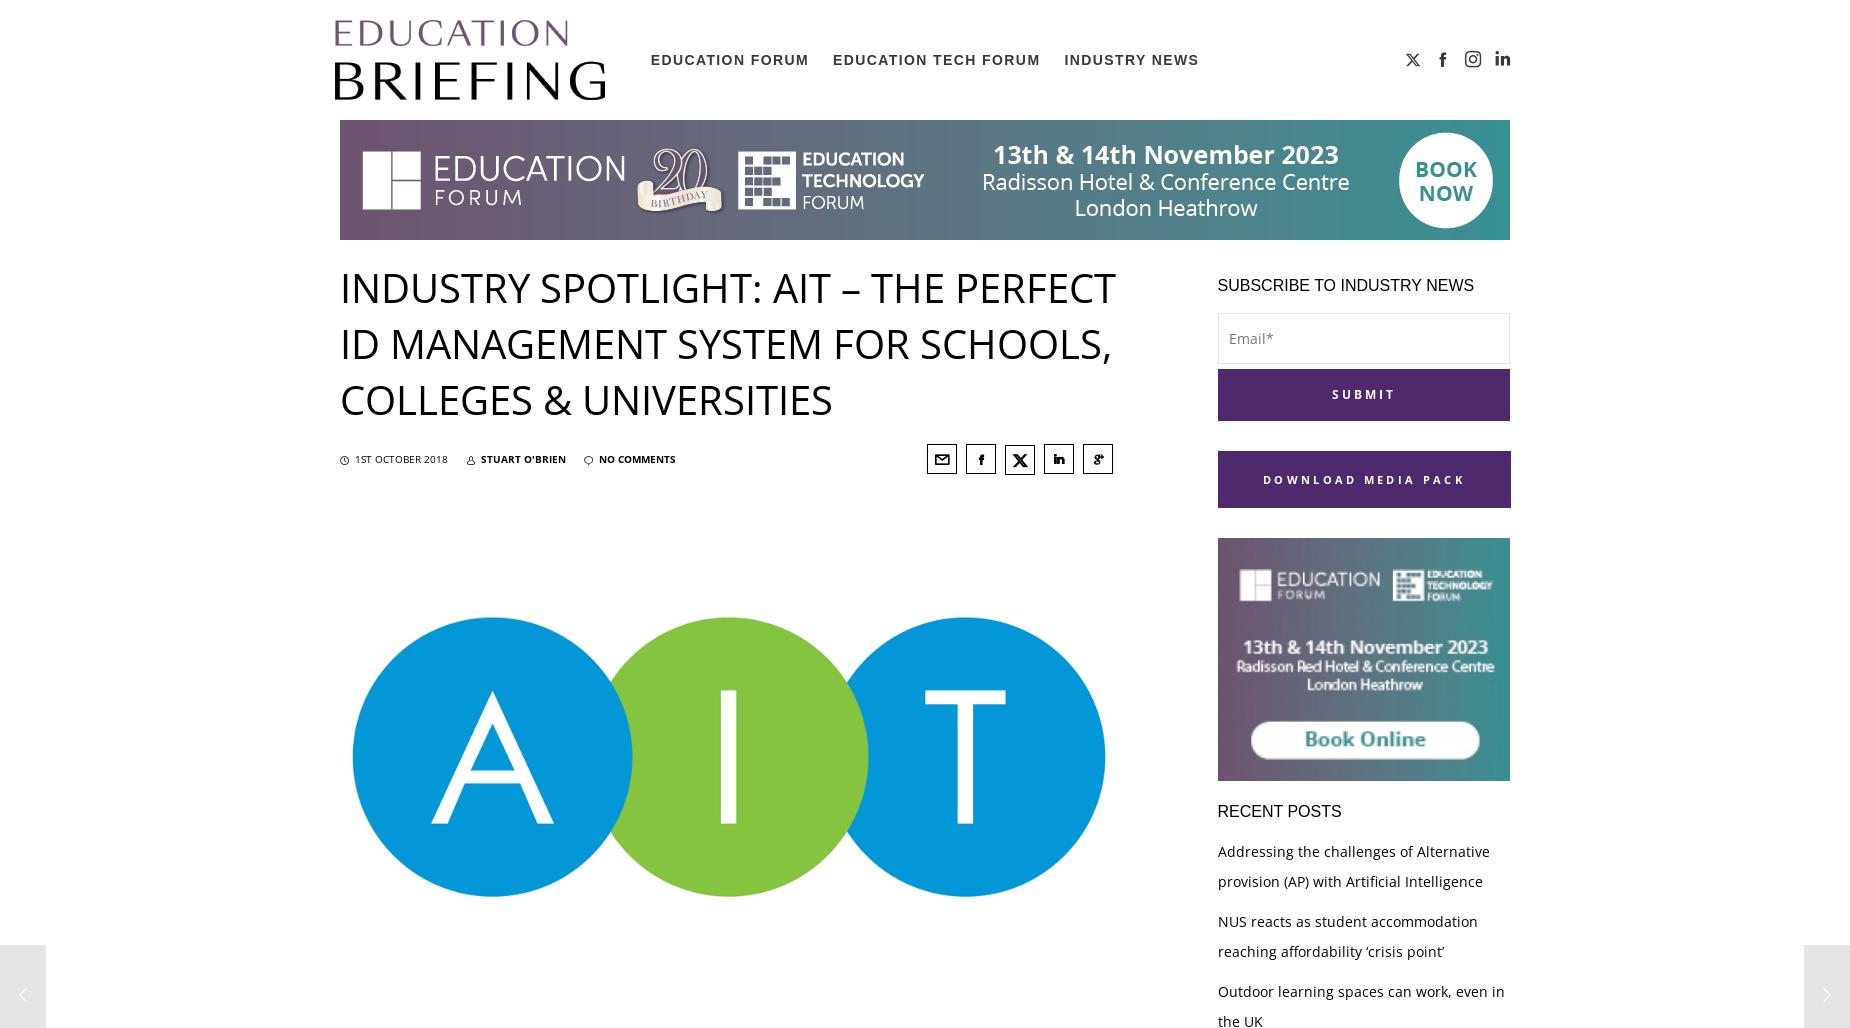 This screenshot has height=1028, width=1850. What do you see at coordinates (1344, 285) in the screenshot?
I see `'Subscribe to industry news'` at bounding box center [1344, 285].